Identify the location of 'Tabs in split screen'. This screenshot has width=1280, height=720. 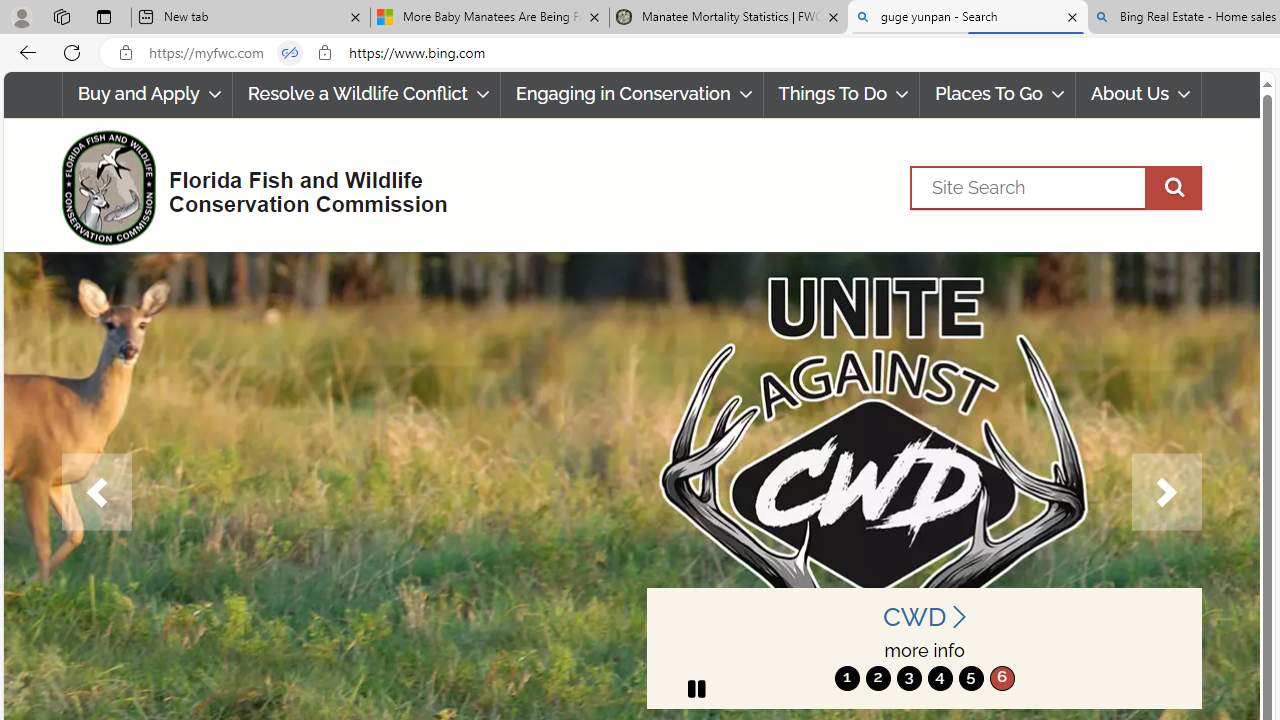
(288, 52).